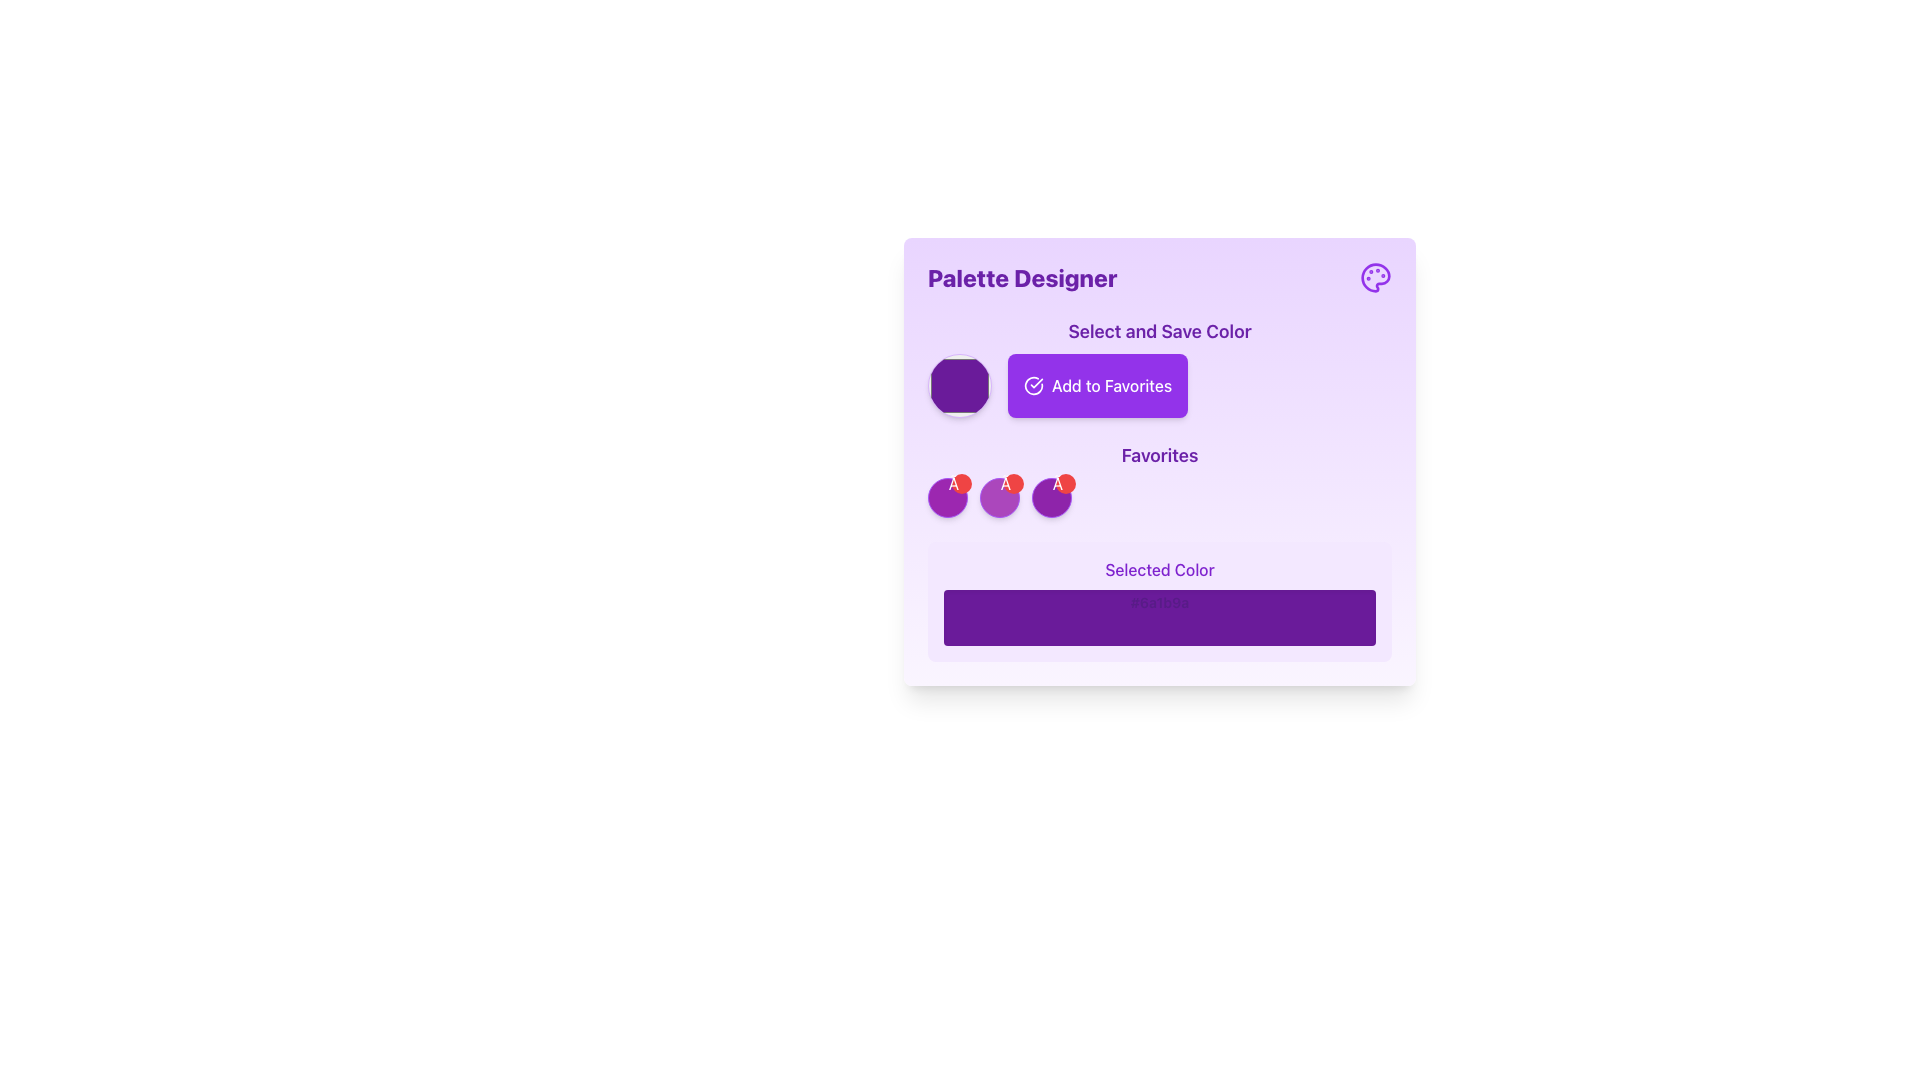 The height and width of the screenshot is (1080, 1920). What do you see at coordinates (1050, 496) in the screenshot?
I see `the third circular button with a purple hue and a red badge labeled 'A' in the 'Favorites' section of the 'Palette Designer' interface` at bounding box center [1050, 496].